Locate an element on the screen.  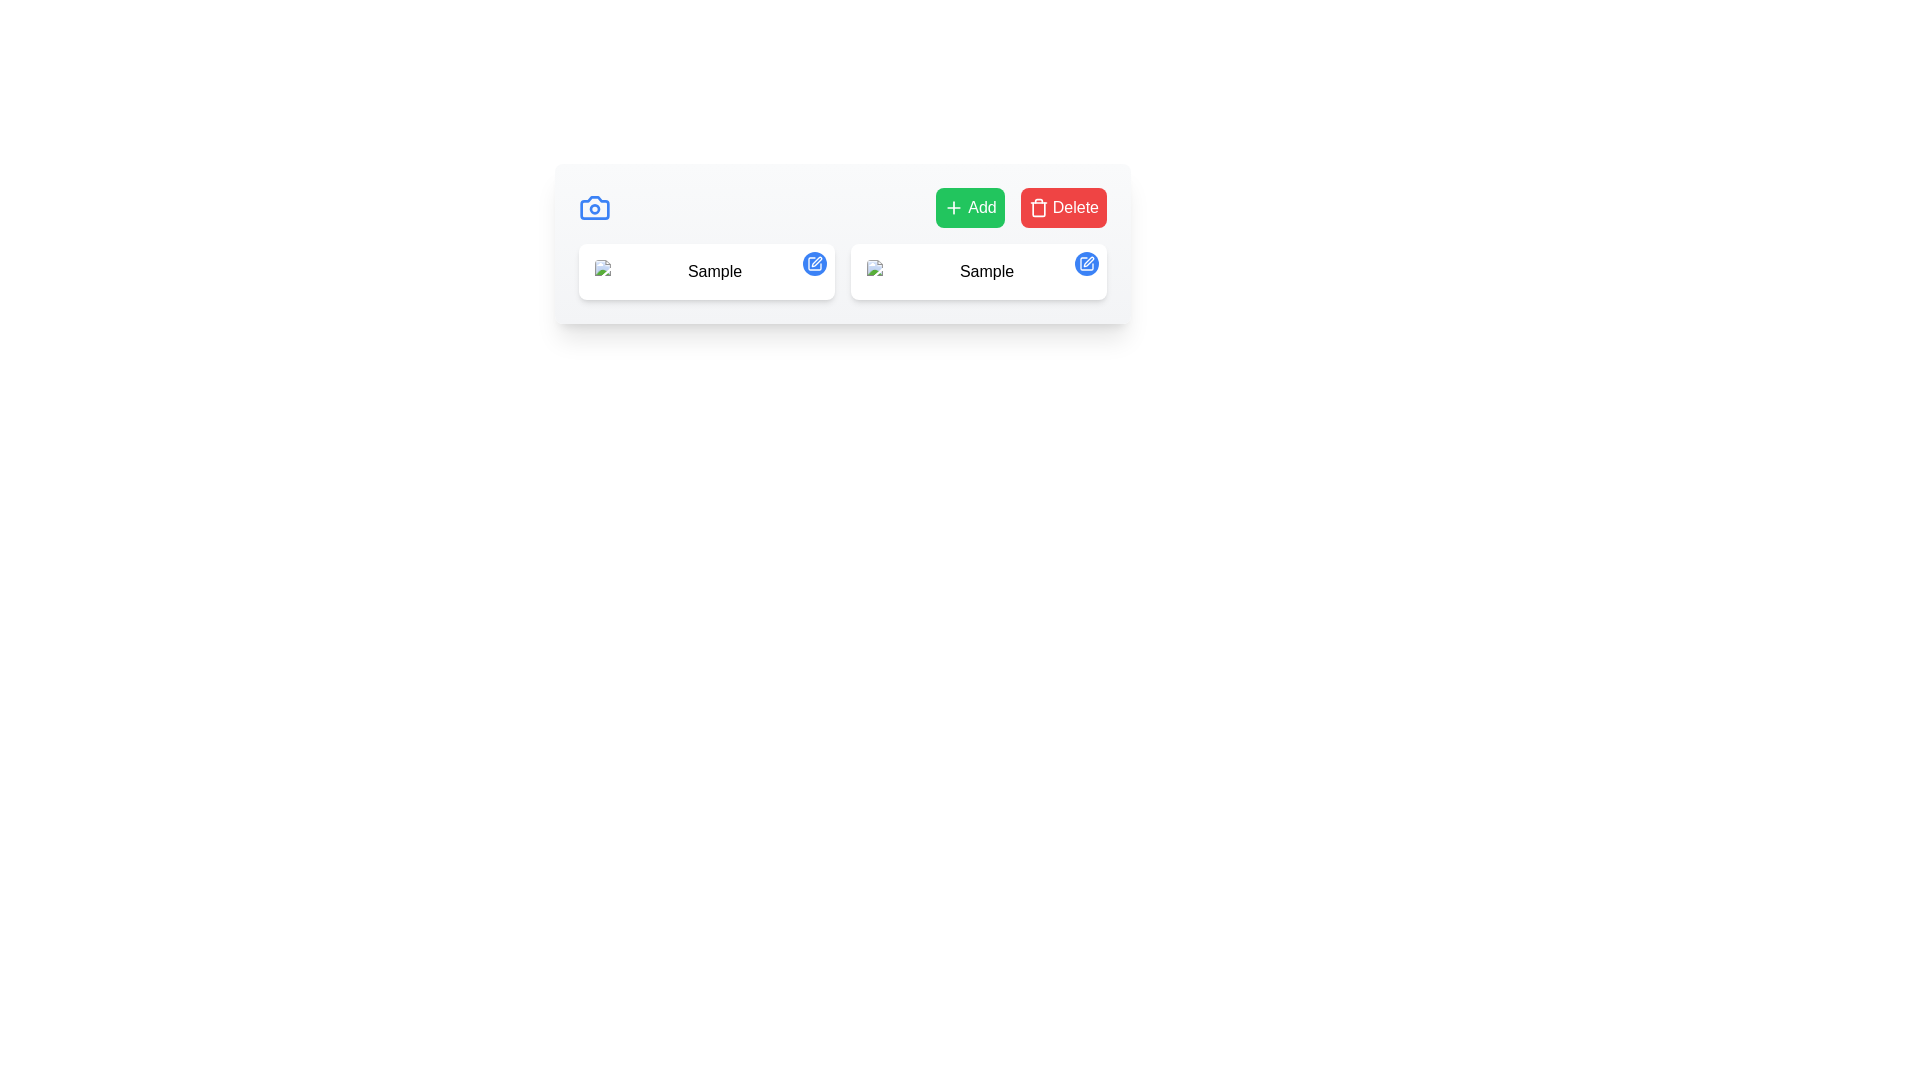
the camera icon button located at the top-left of the control bar, which is distinctively positioned away from the 'Add' and 'Delete' buttons to initiate the camera feature is located at coordinates (594, 208).